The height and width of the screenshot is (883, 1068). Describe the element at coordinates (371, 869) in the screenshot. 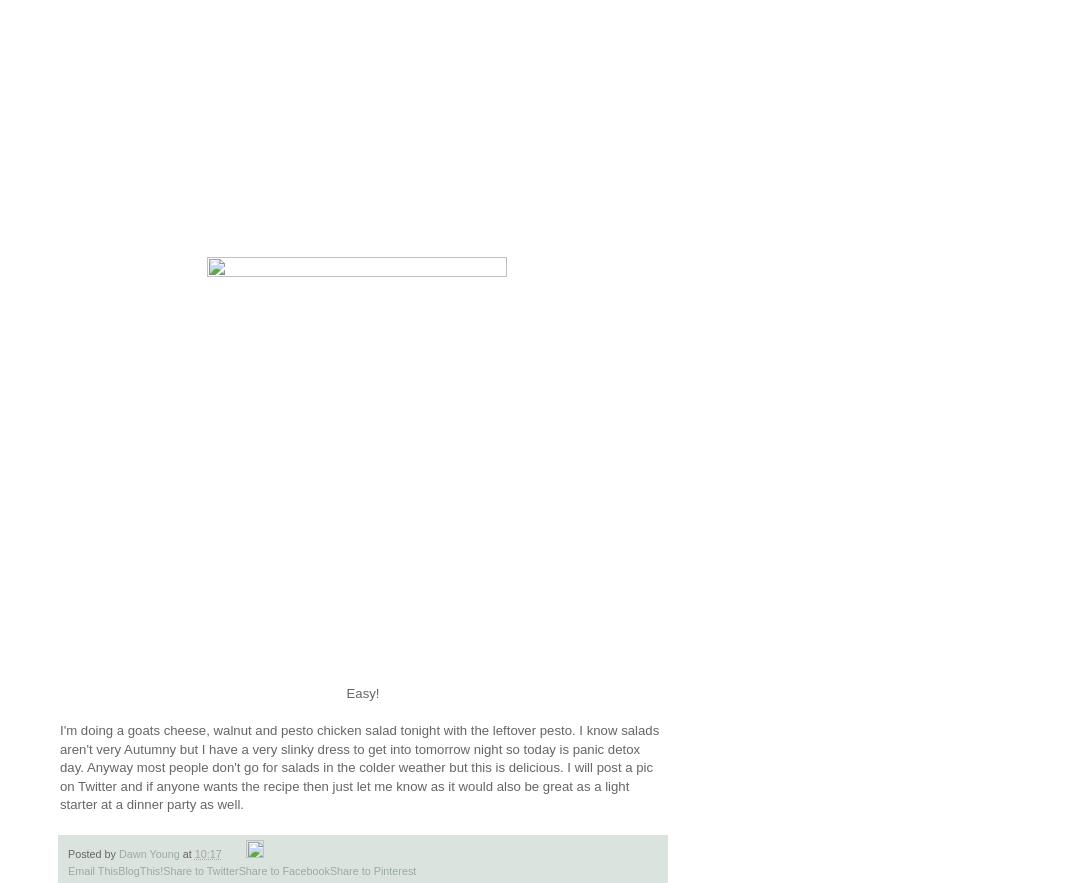

I see `'Share to Pinterest'` at that location.